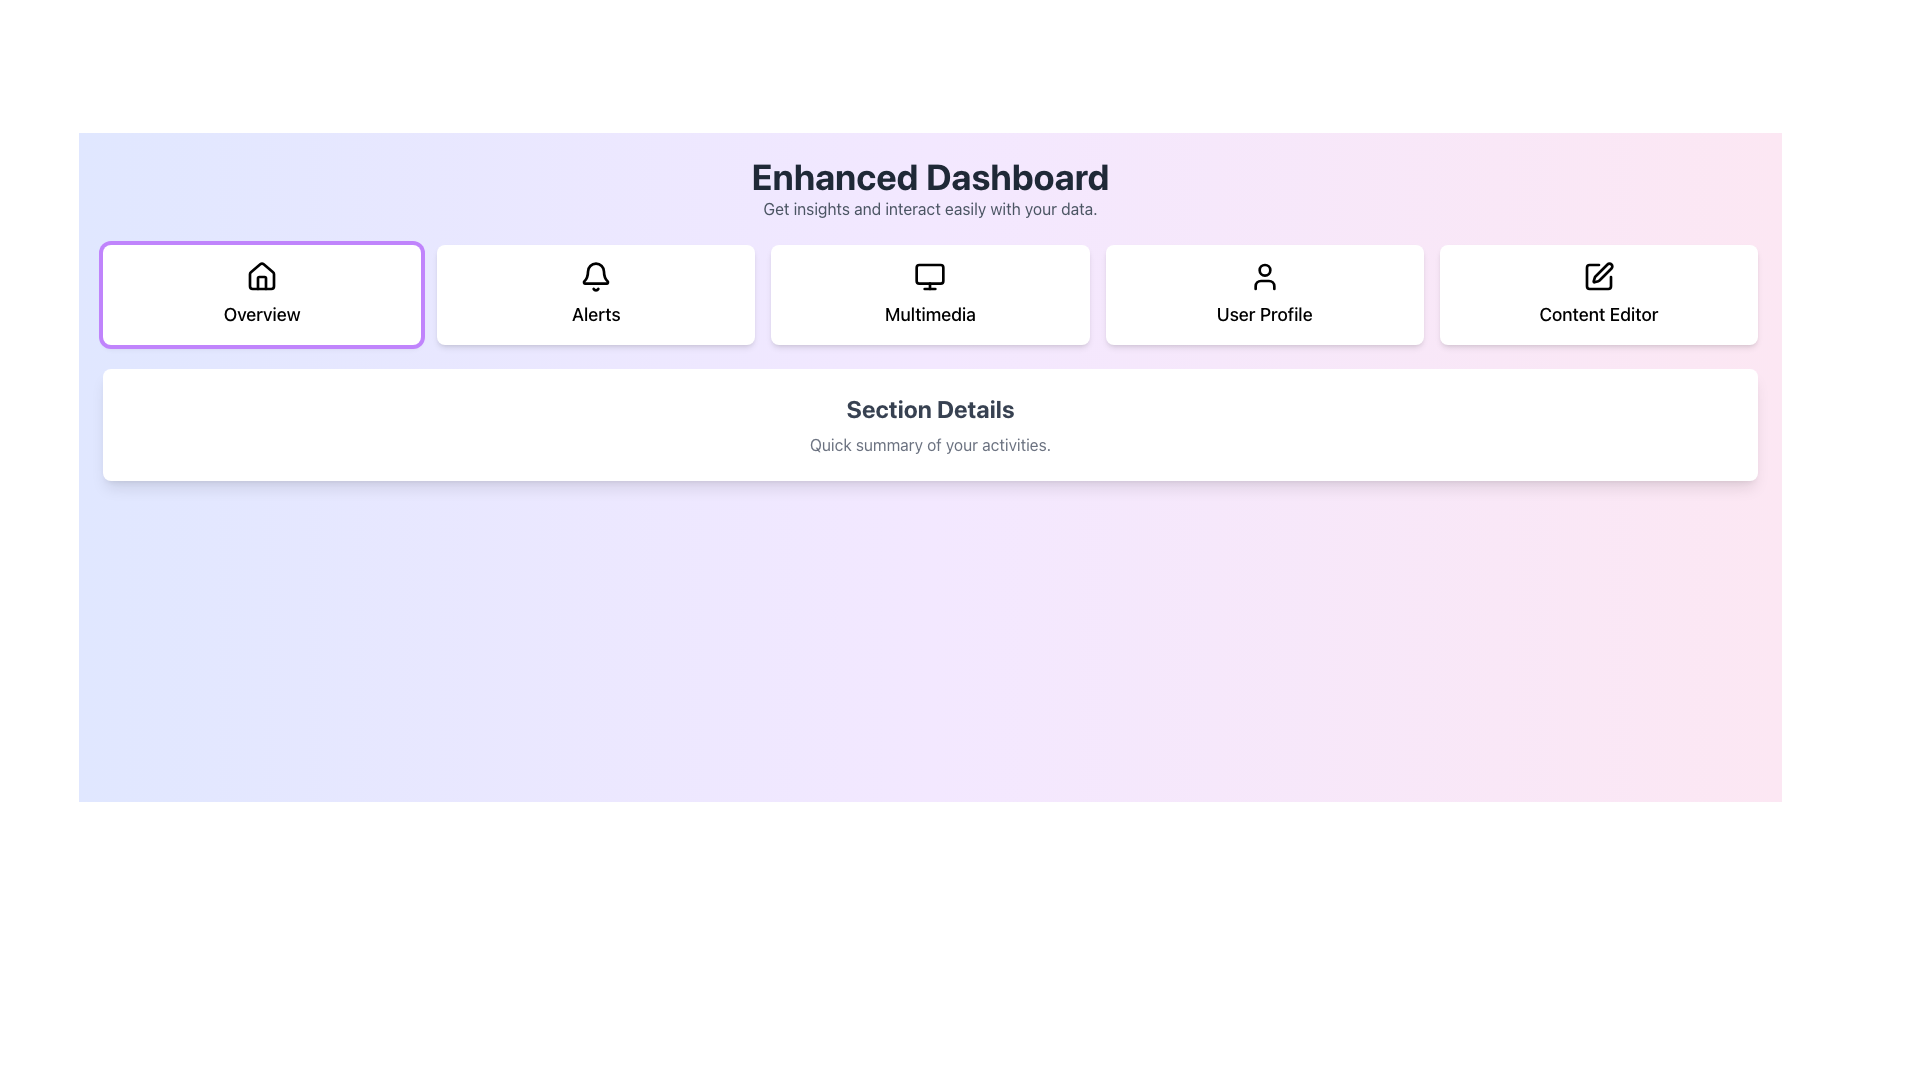 The height and width of the screenshot is (1080, 1920). Describe the element at coordinates (595, 277) in the screenshot. I see `the notification icon represented by a bell, which is located in the 'Alerts' section of the interface` at that location.